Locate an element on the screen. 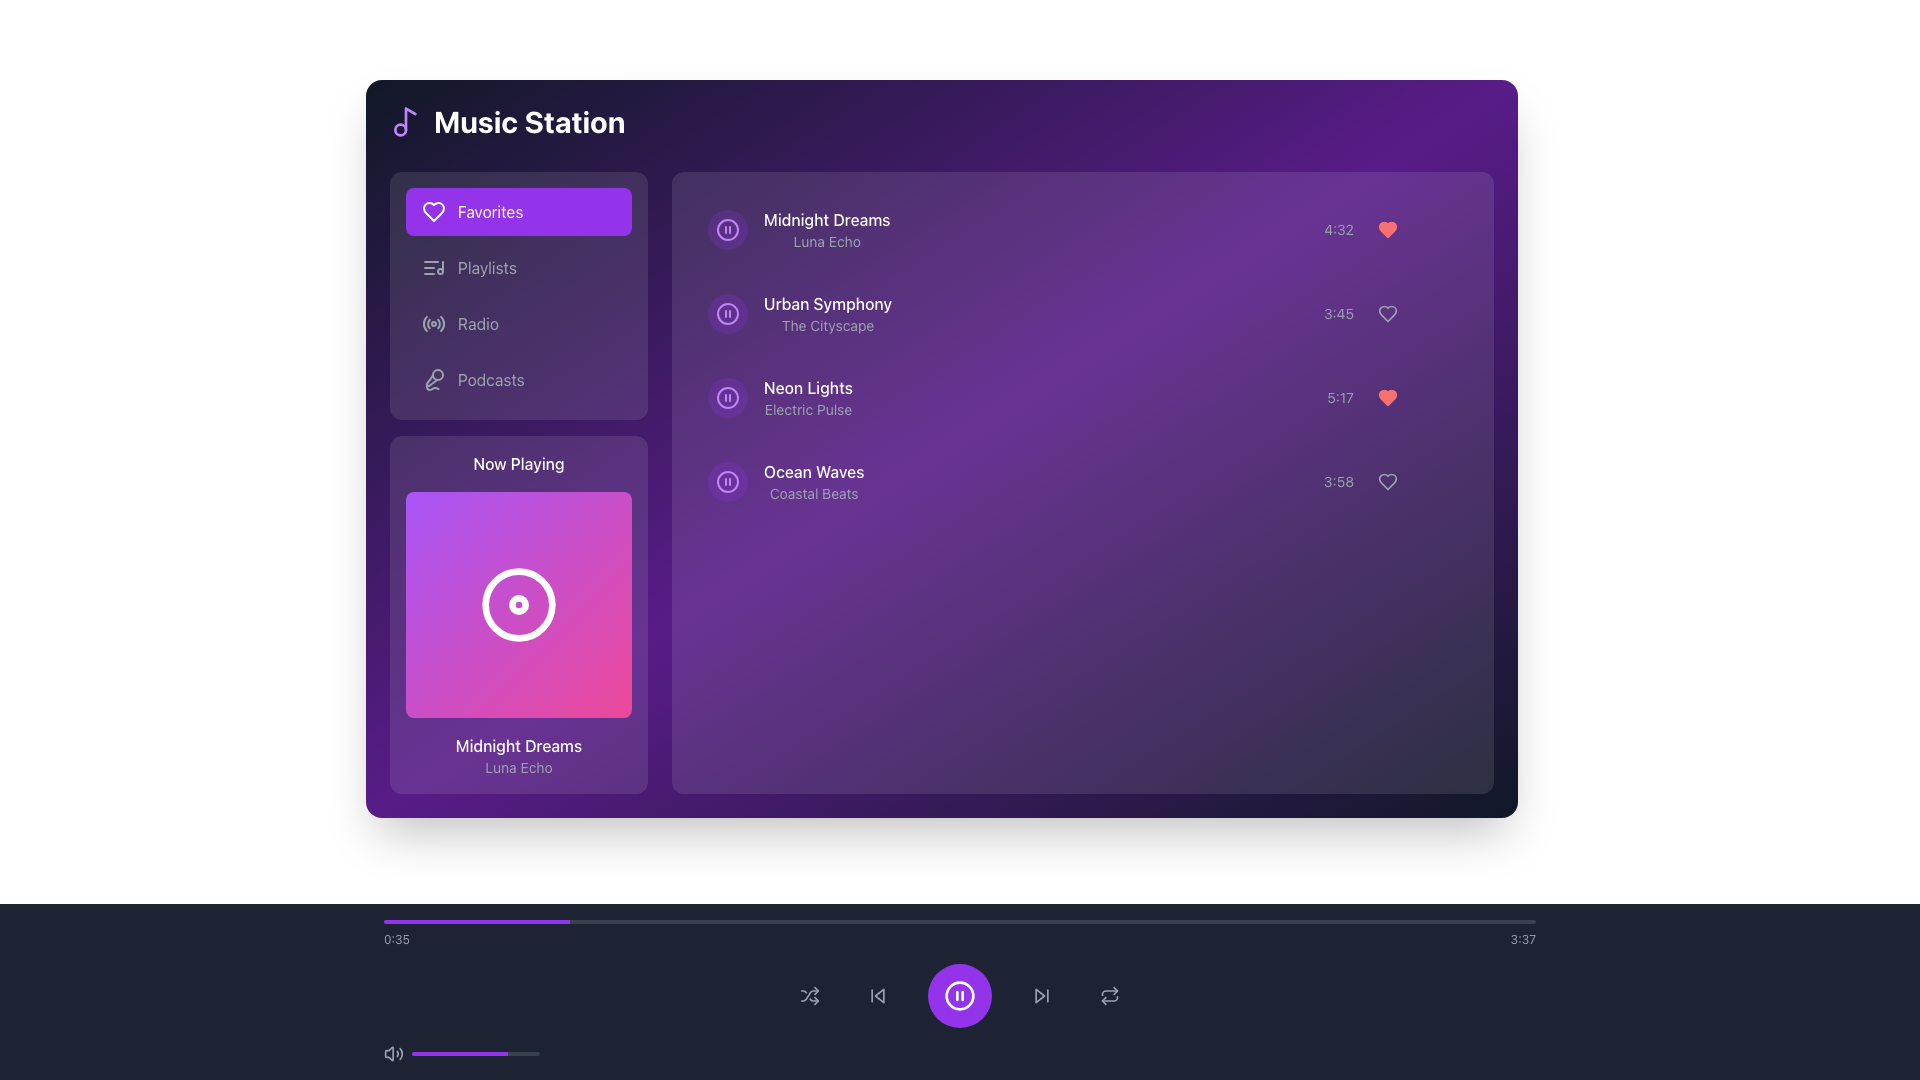  the 'Podcasts' icon located in the vertical menu on the left sidebar of the interface is located at coordinates (432, 380).